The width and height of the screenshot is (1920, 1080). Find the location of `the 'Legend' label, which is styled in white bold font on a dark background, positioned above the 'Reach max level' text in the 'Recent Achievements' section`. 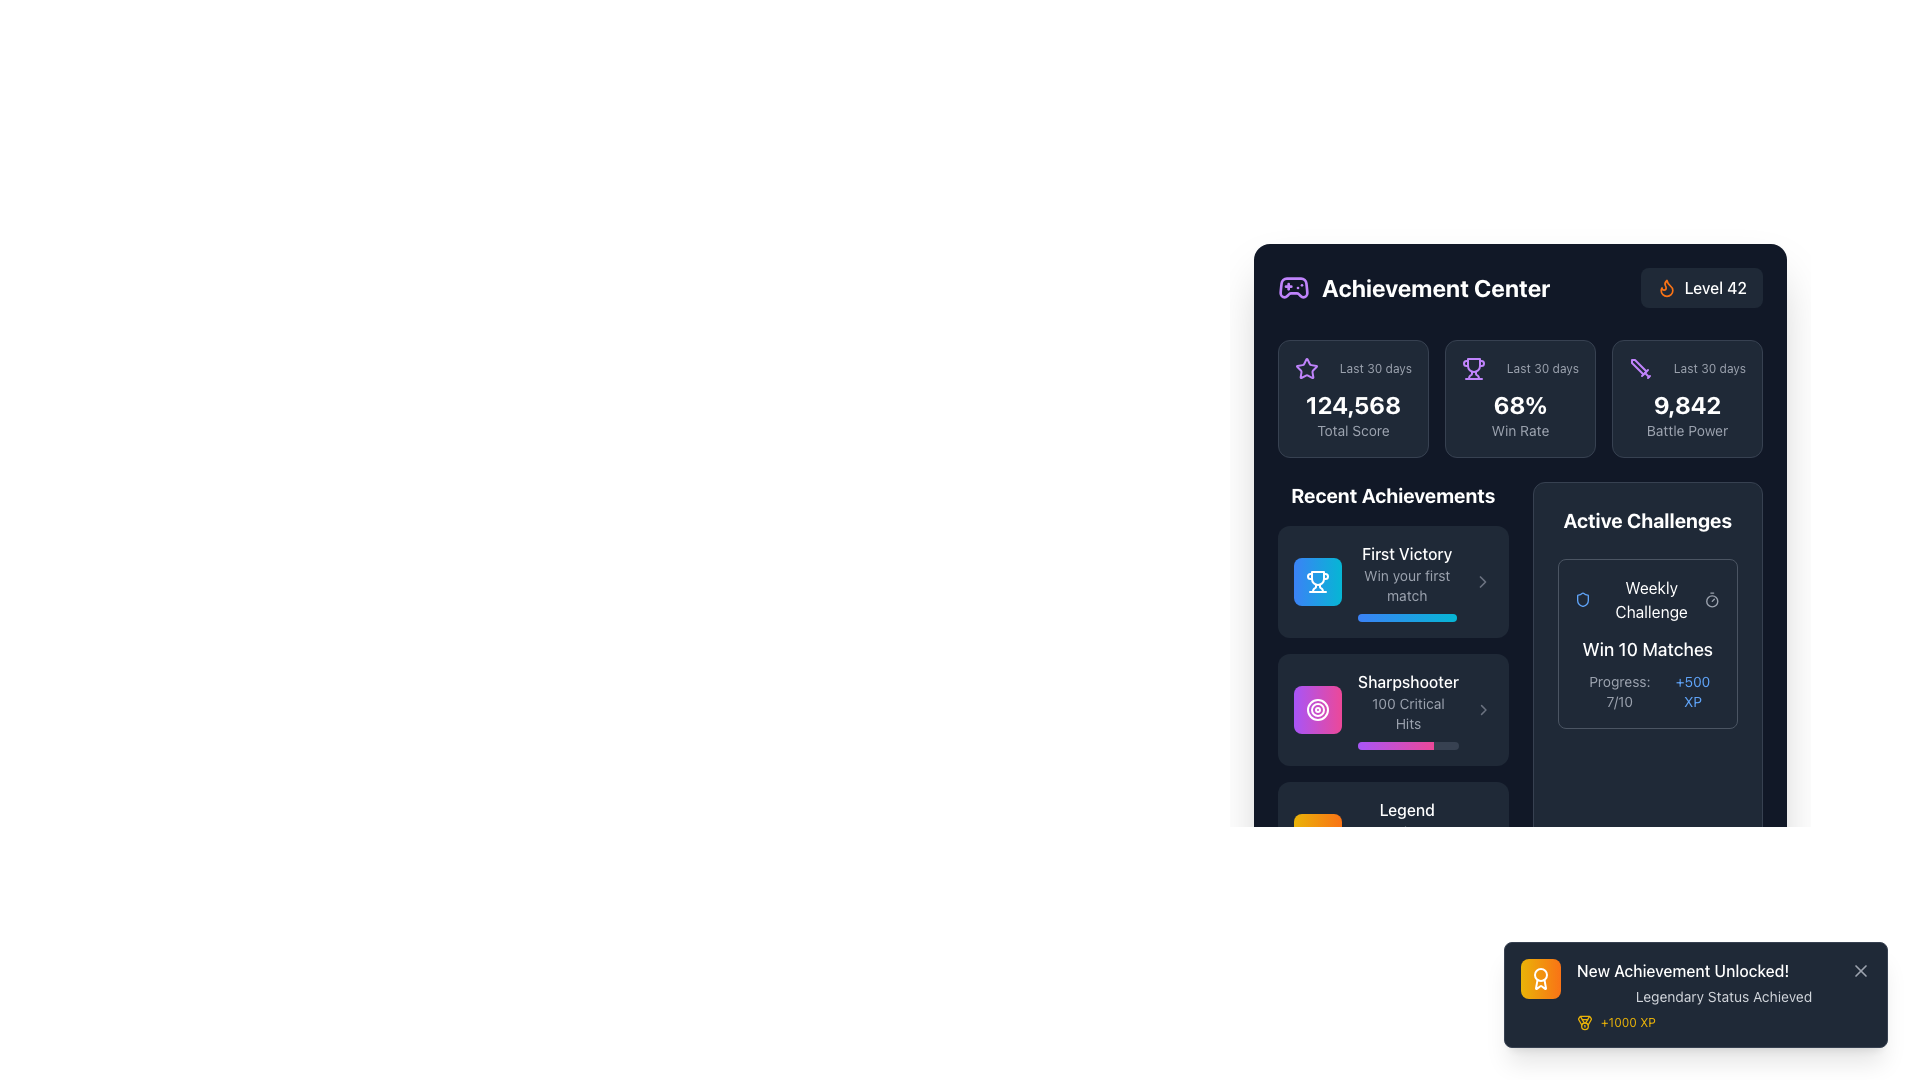

the 'Legend' label, which is styled in white bold font on a dark background, positioned above the 'Reach max level' text in the 'Recent Achievements' section is located at coordinates (1406, 810).